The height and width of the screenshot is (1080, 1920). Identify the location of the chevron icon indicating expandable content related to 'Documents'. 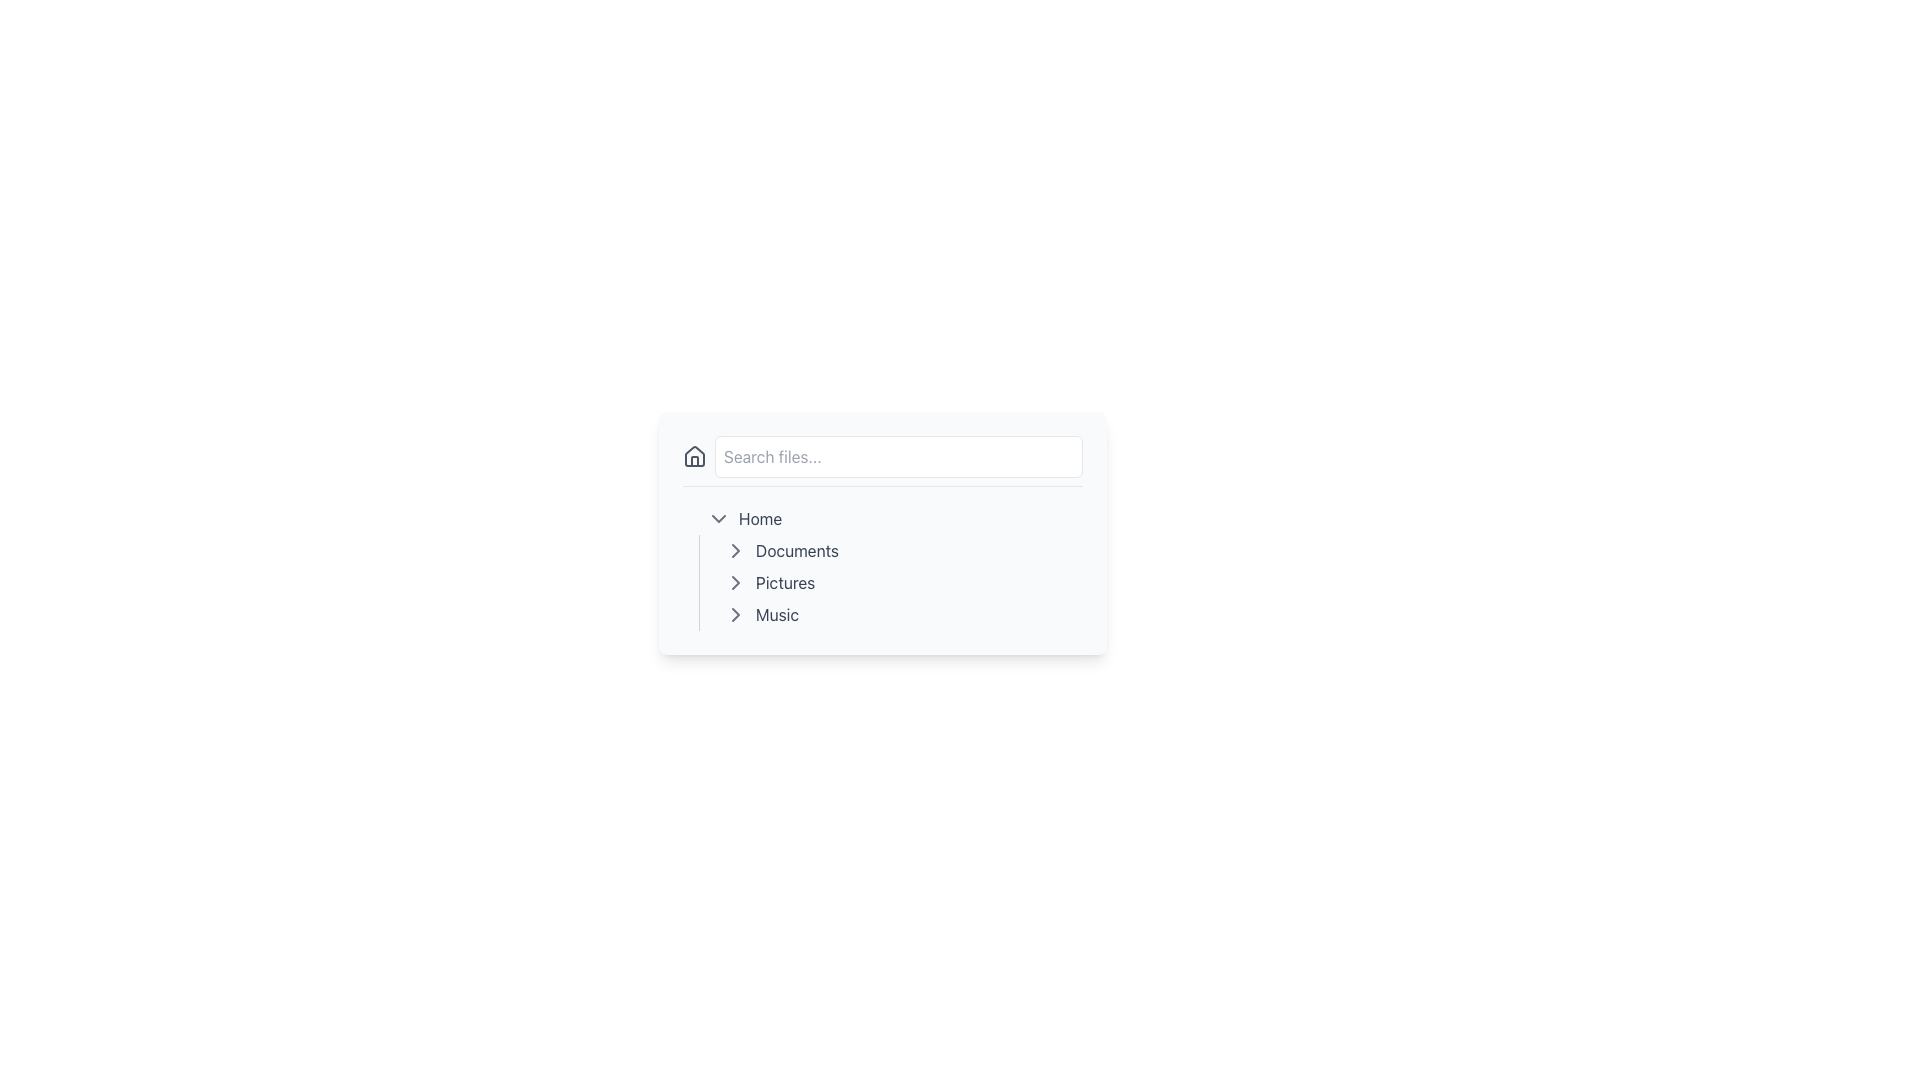
(734, 551).